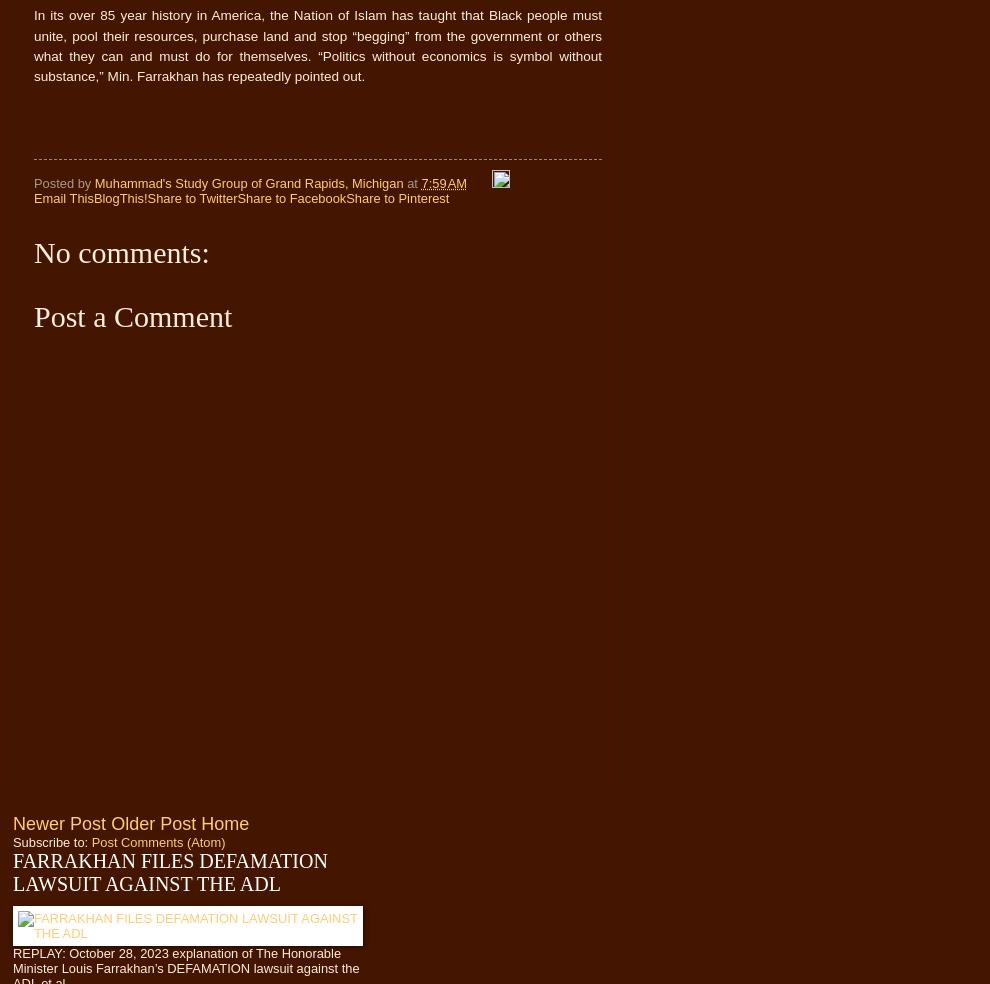  What do you see at coordinates (169, 871) in the screenshot?
I see `'FARRAKHAN FILES DEFAMATION LAWSUIT AGAINST THE ADL'` at bounding box center [169, 871].